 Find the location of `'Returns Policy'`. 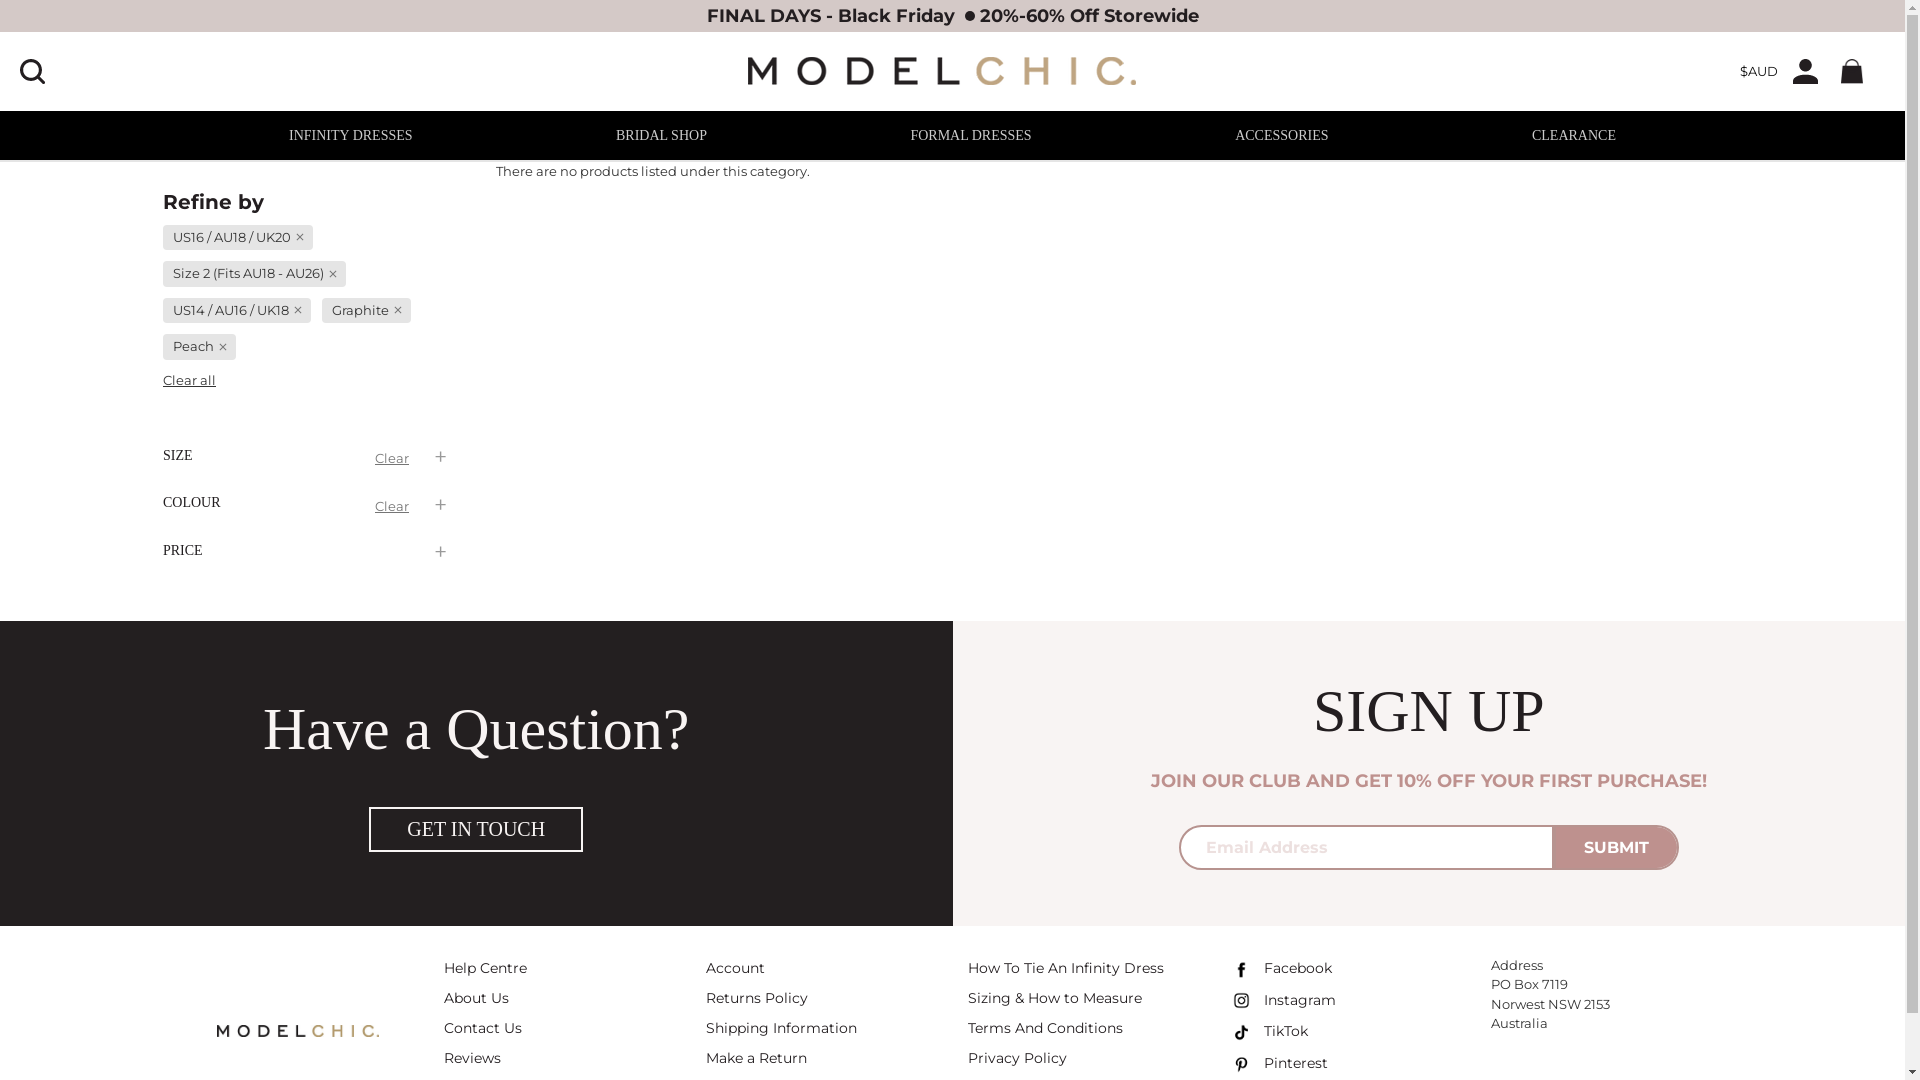

'Returns Policy' is located at coordinates (756, 1001).